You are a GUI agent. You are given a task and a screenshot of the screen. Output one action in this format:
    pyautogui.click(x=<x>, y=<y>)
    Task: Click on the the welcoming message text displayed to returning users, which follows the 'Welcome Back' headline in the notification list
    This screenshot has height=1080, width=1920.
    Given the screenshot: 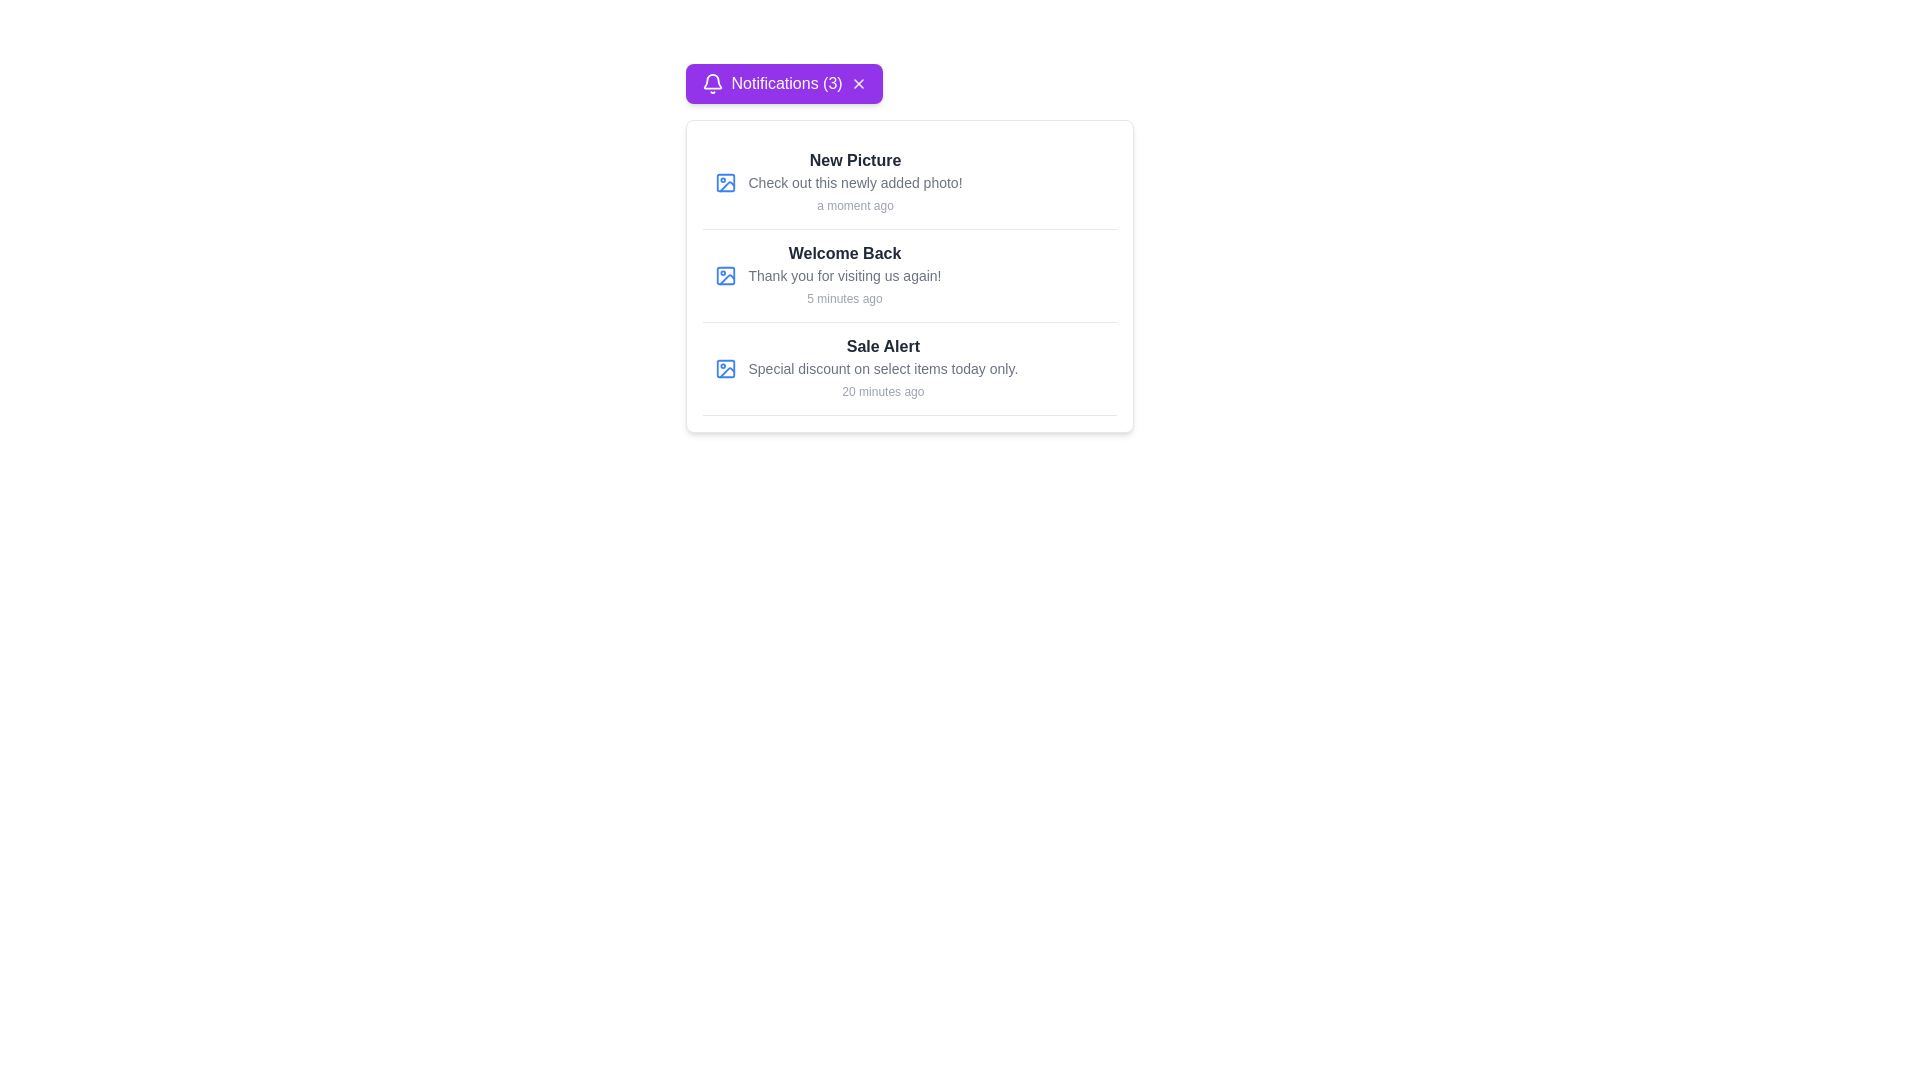 What is the action you would take?
    pyautogui.click(x=844, y=276)
    